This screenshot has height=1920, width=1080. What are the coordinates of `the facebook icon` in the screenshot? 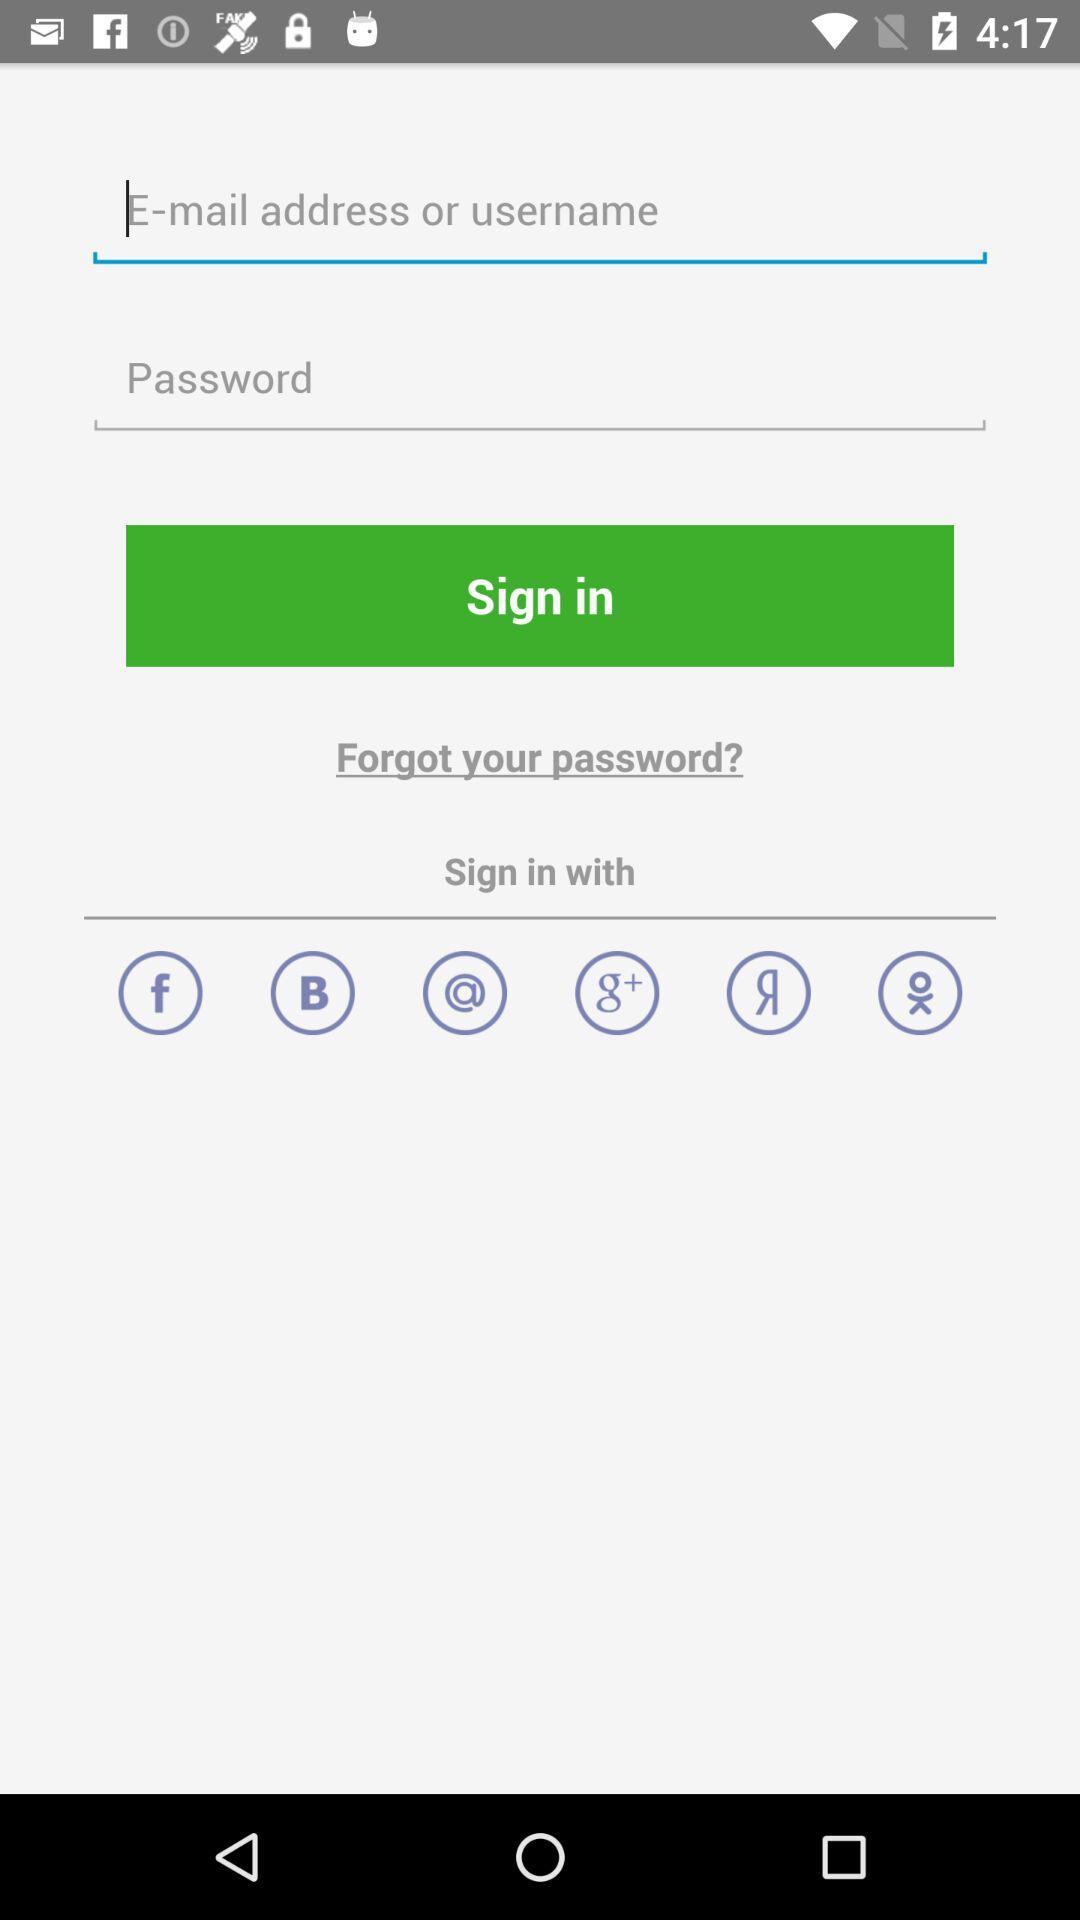 It's located at (159, 982).